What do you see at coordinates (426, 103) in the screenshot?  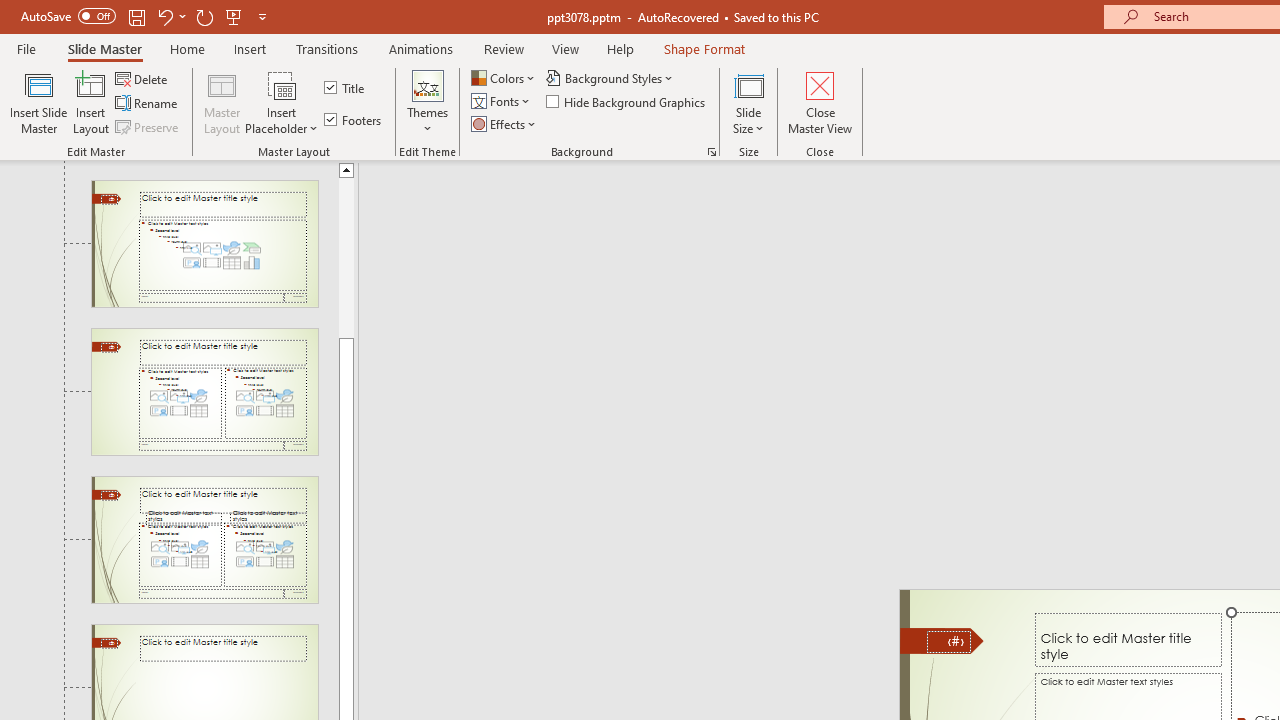 I see `'Themes'` at bounding box center [426, 103].